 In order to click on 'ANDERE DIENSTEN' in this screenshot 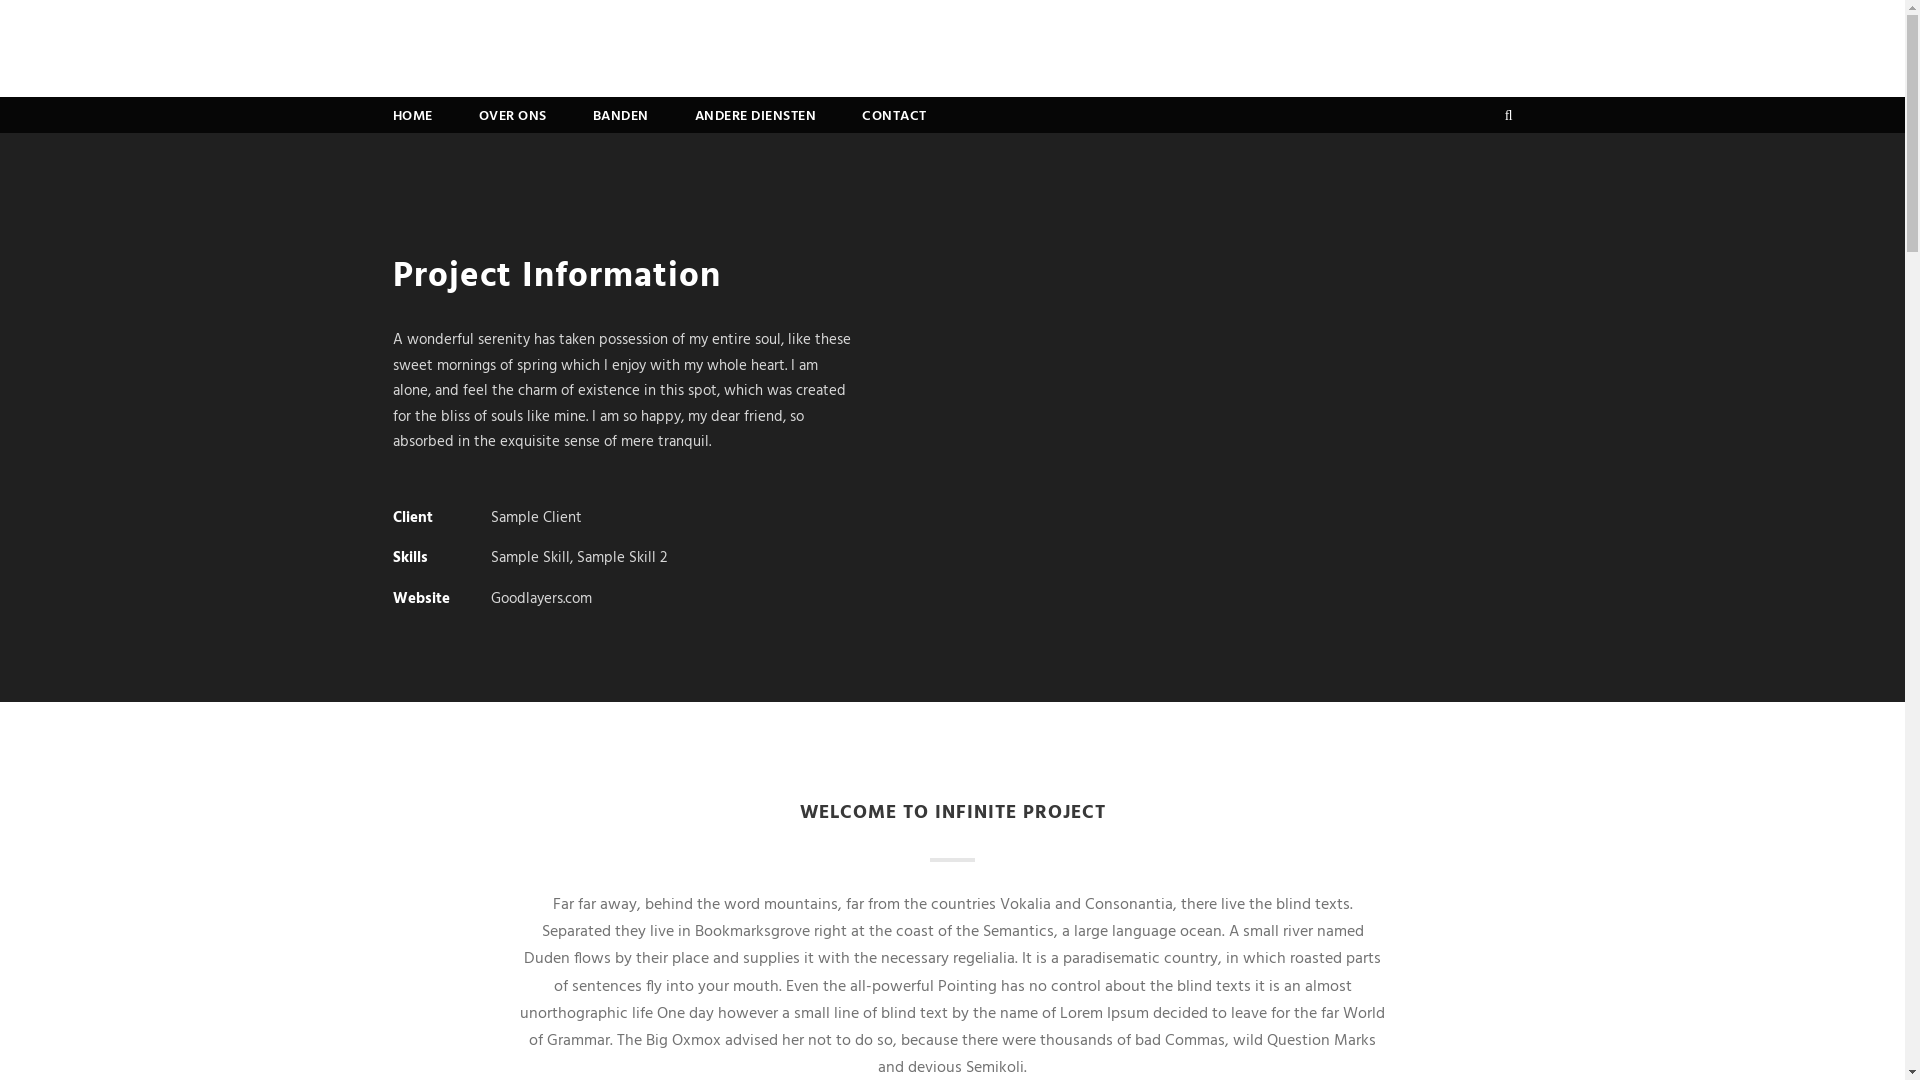, I will do `click(753, 119)`.